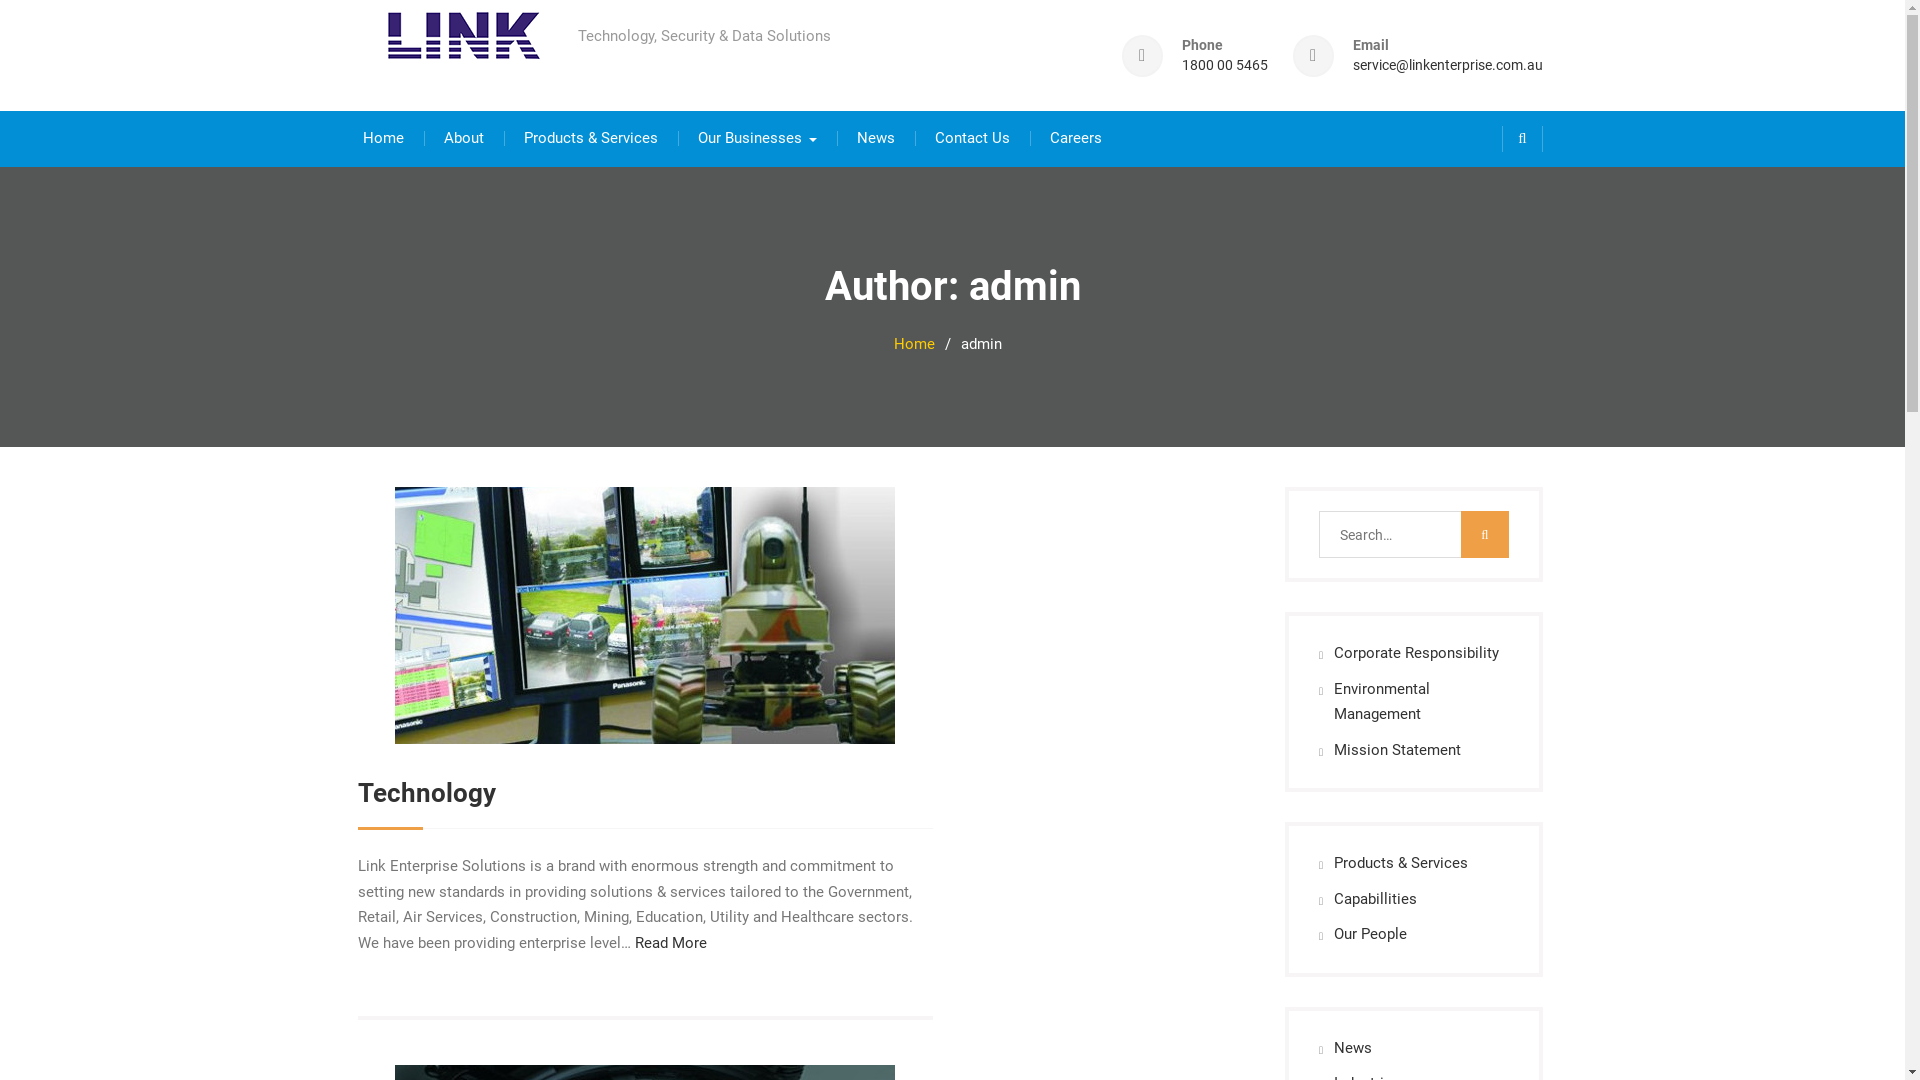 The width and height of the screenshot is (1920, 1080). Describe the element at coordinates (670, 942) in the screenshot. I see `'Read More'` at that location.